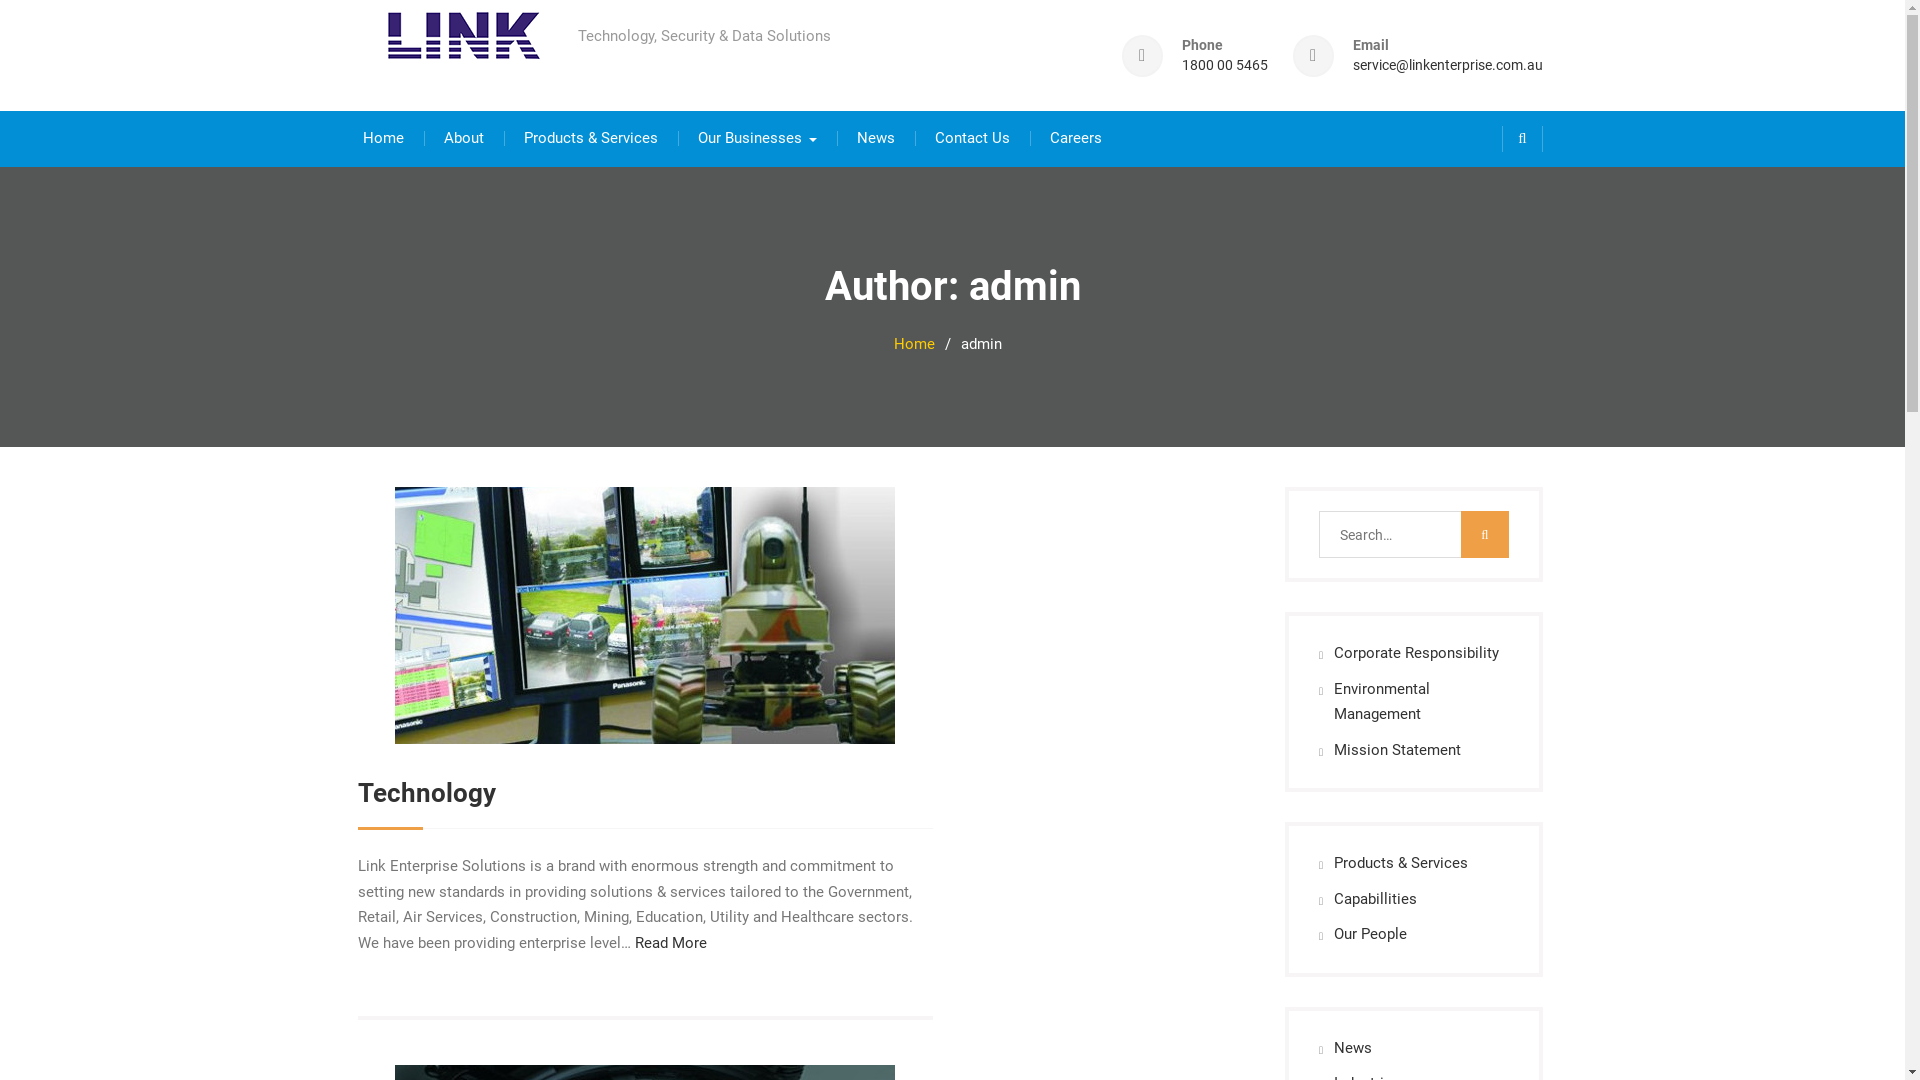 The width and height of the screenshot is (1920, 1080). Describe the element at coordinates (670, 942) in the screenshot. I see `'Read More'` at that location.